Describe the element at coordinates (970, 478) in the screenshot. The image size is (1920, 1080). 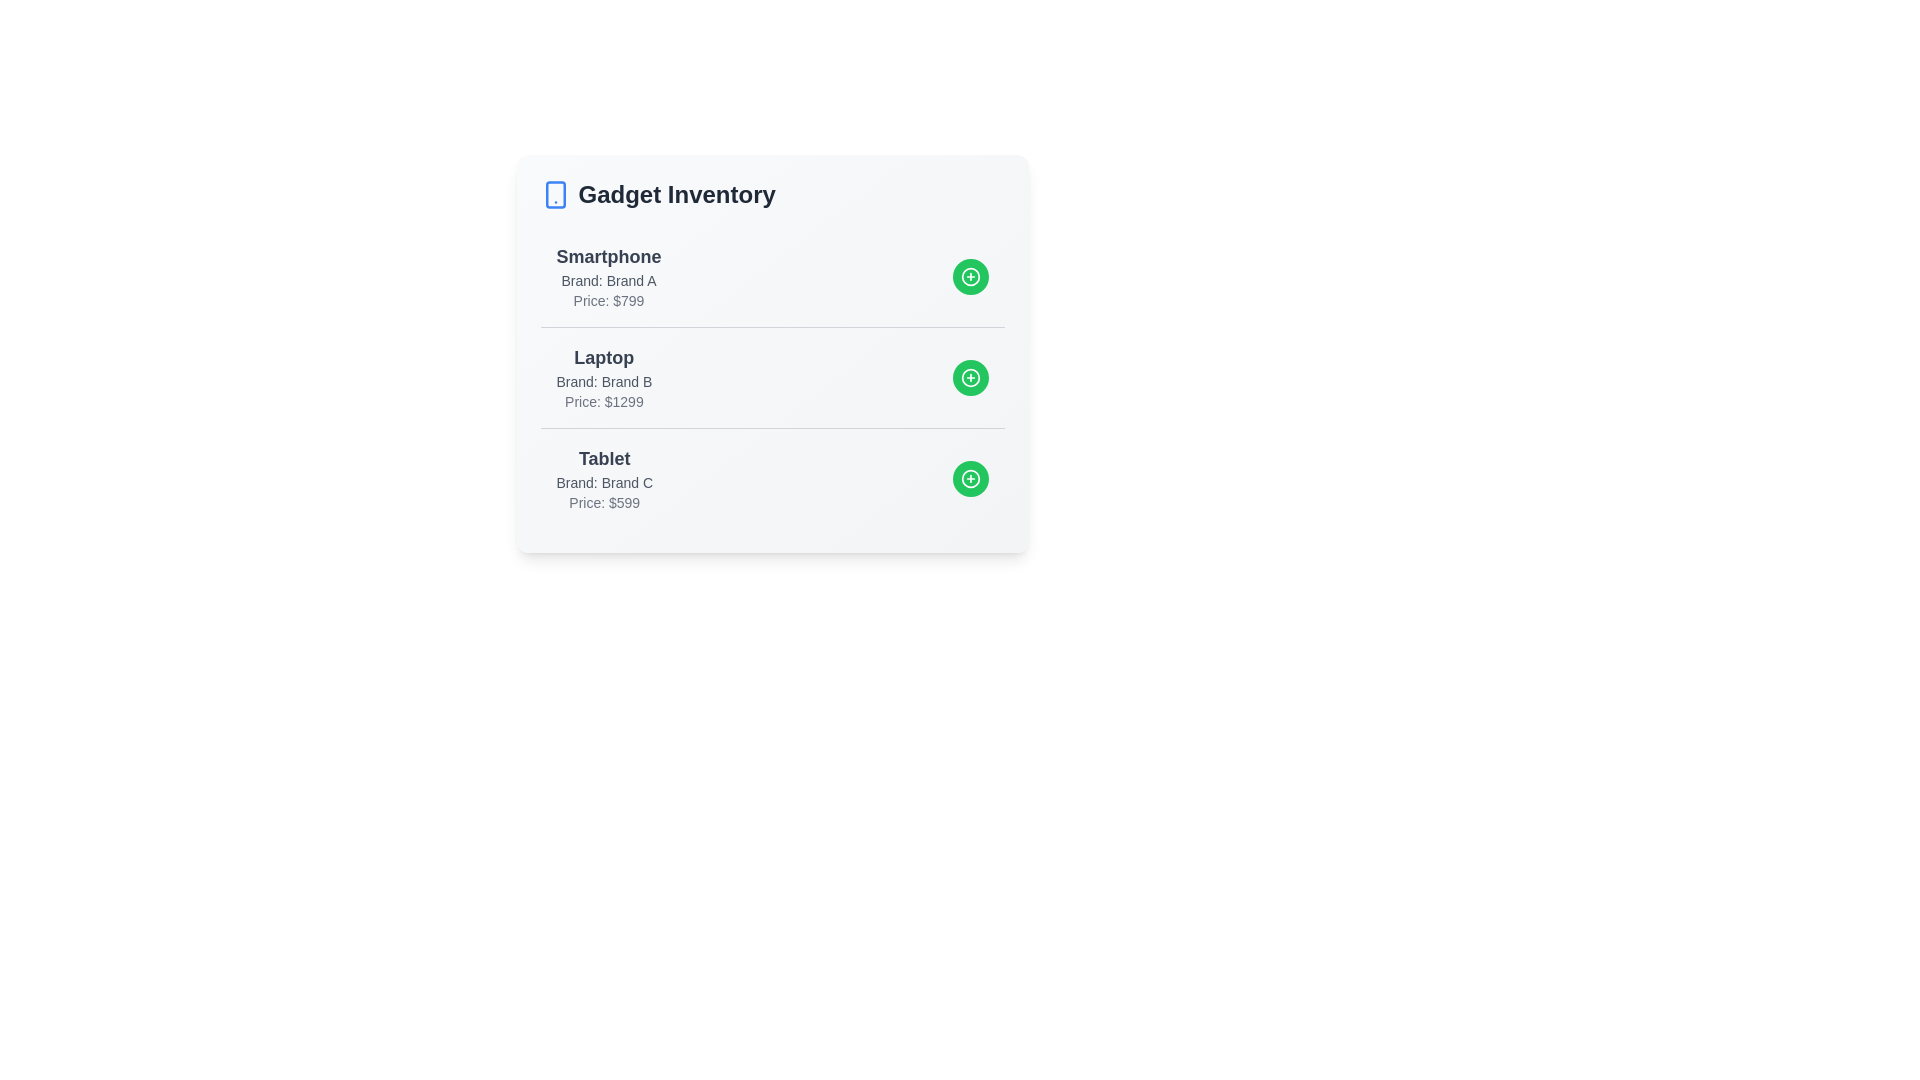
I see `add button next to the gadget named Tablet` at that location.